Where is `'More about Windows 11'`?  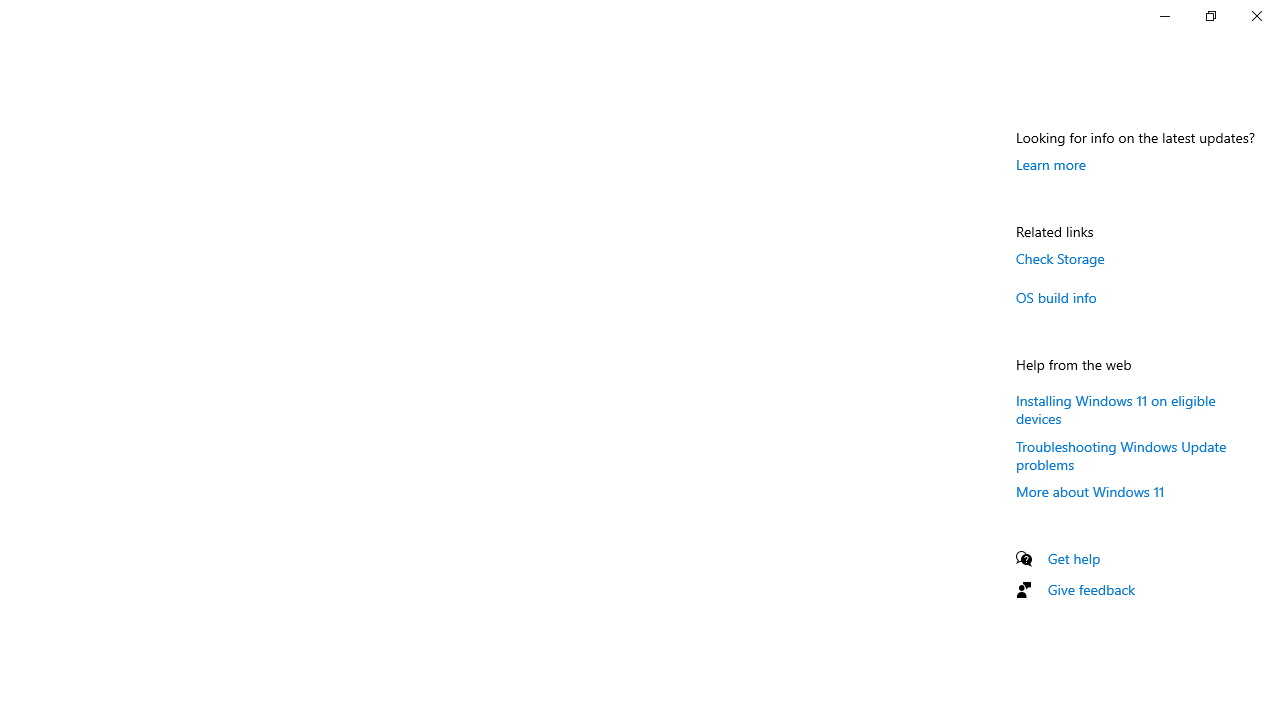 'More about Windows 11' is located at coordinates (1089, 491).